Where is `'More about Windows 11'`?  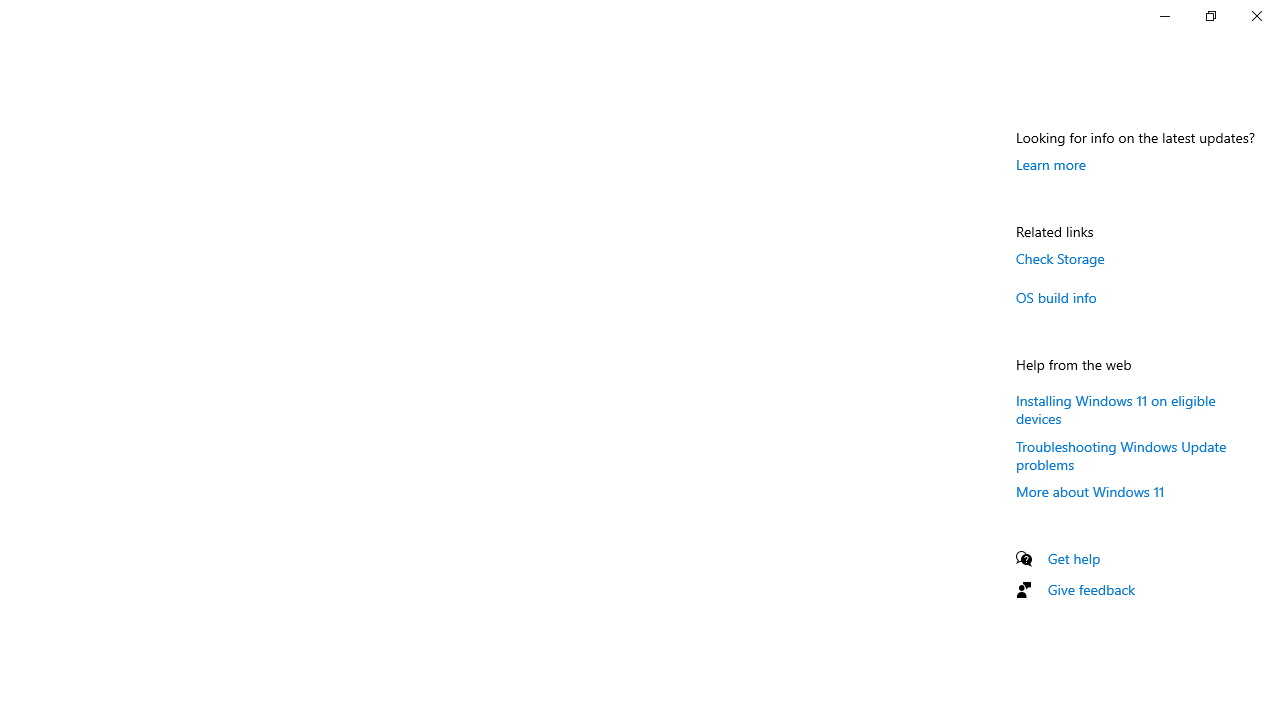 'More about Windows 11' is located at coordinates (1089, 491).